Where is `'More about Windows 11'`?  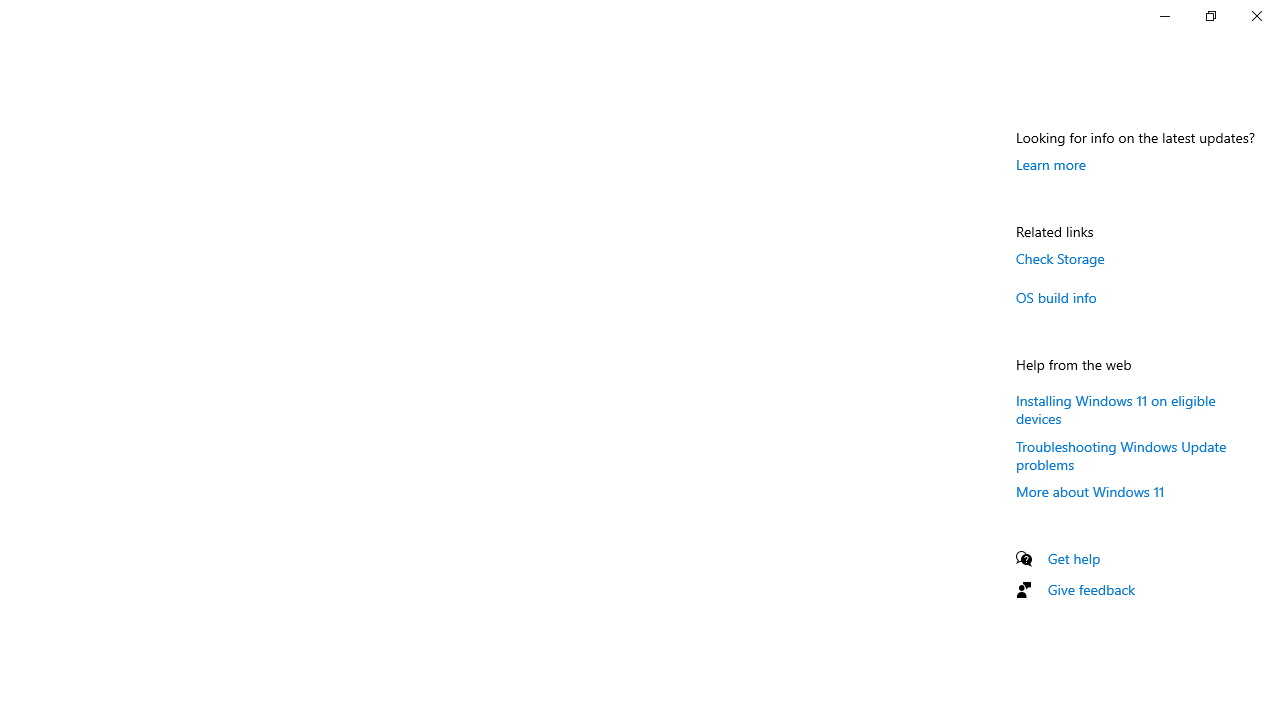 'More about Windows 11' is located at coordinates (1089, 491).